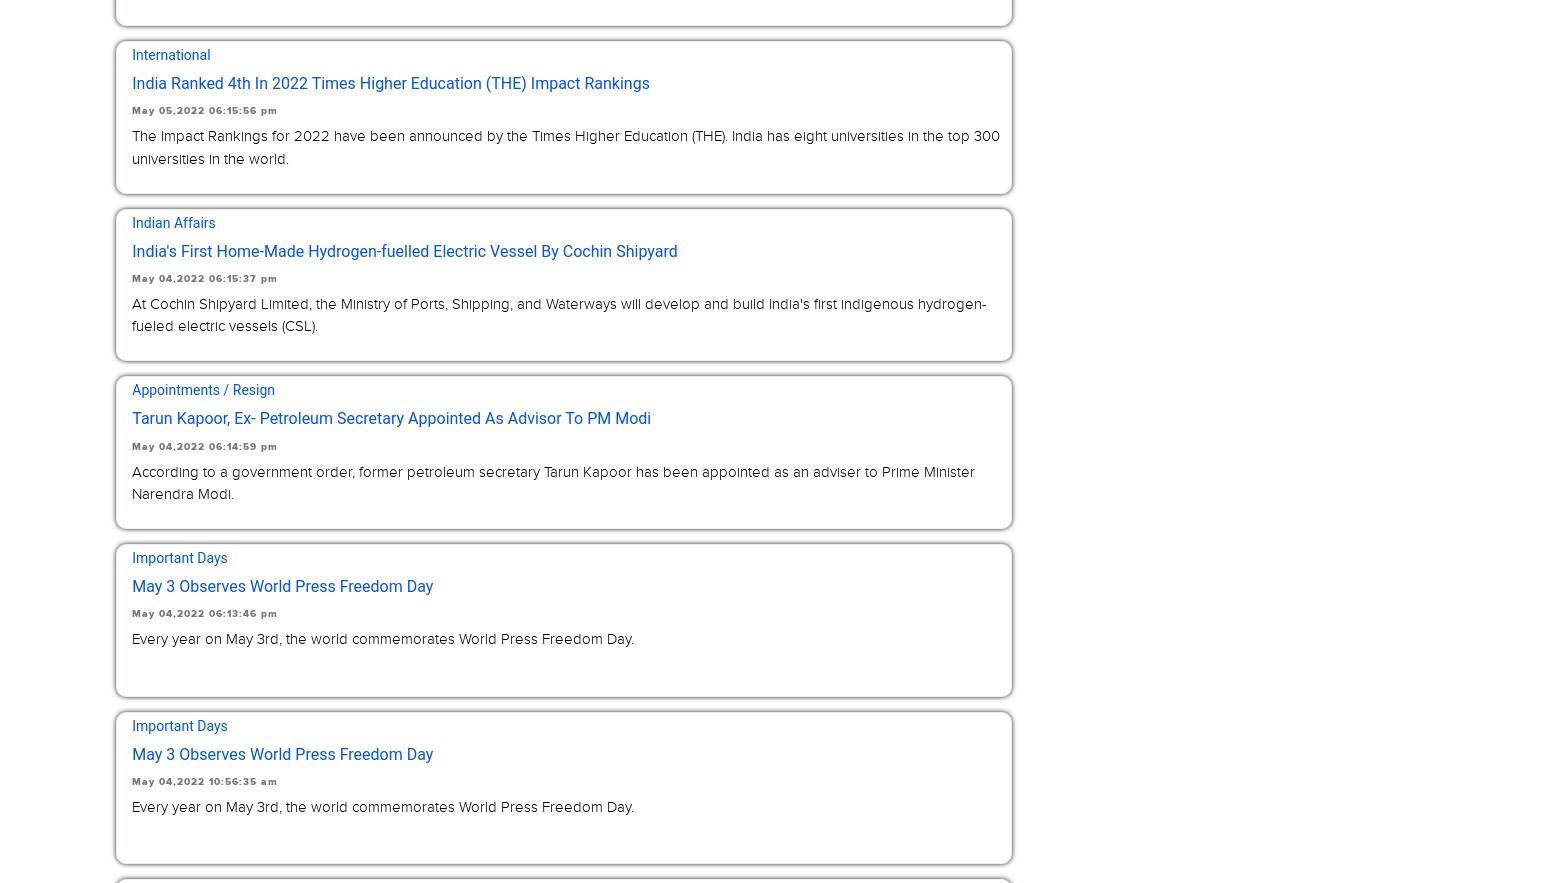 The height and width of the screenshot is (883, 1550). What do you see at coordinates (391, 418) in the screenshot?
I see `'Tarun Kapoor, Ex- Petroleum Secretary Appointed As Advisor To PM Modi'` at bounding box center [391, 418].